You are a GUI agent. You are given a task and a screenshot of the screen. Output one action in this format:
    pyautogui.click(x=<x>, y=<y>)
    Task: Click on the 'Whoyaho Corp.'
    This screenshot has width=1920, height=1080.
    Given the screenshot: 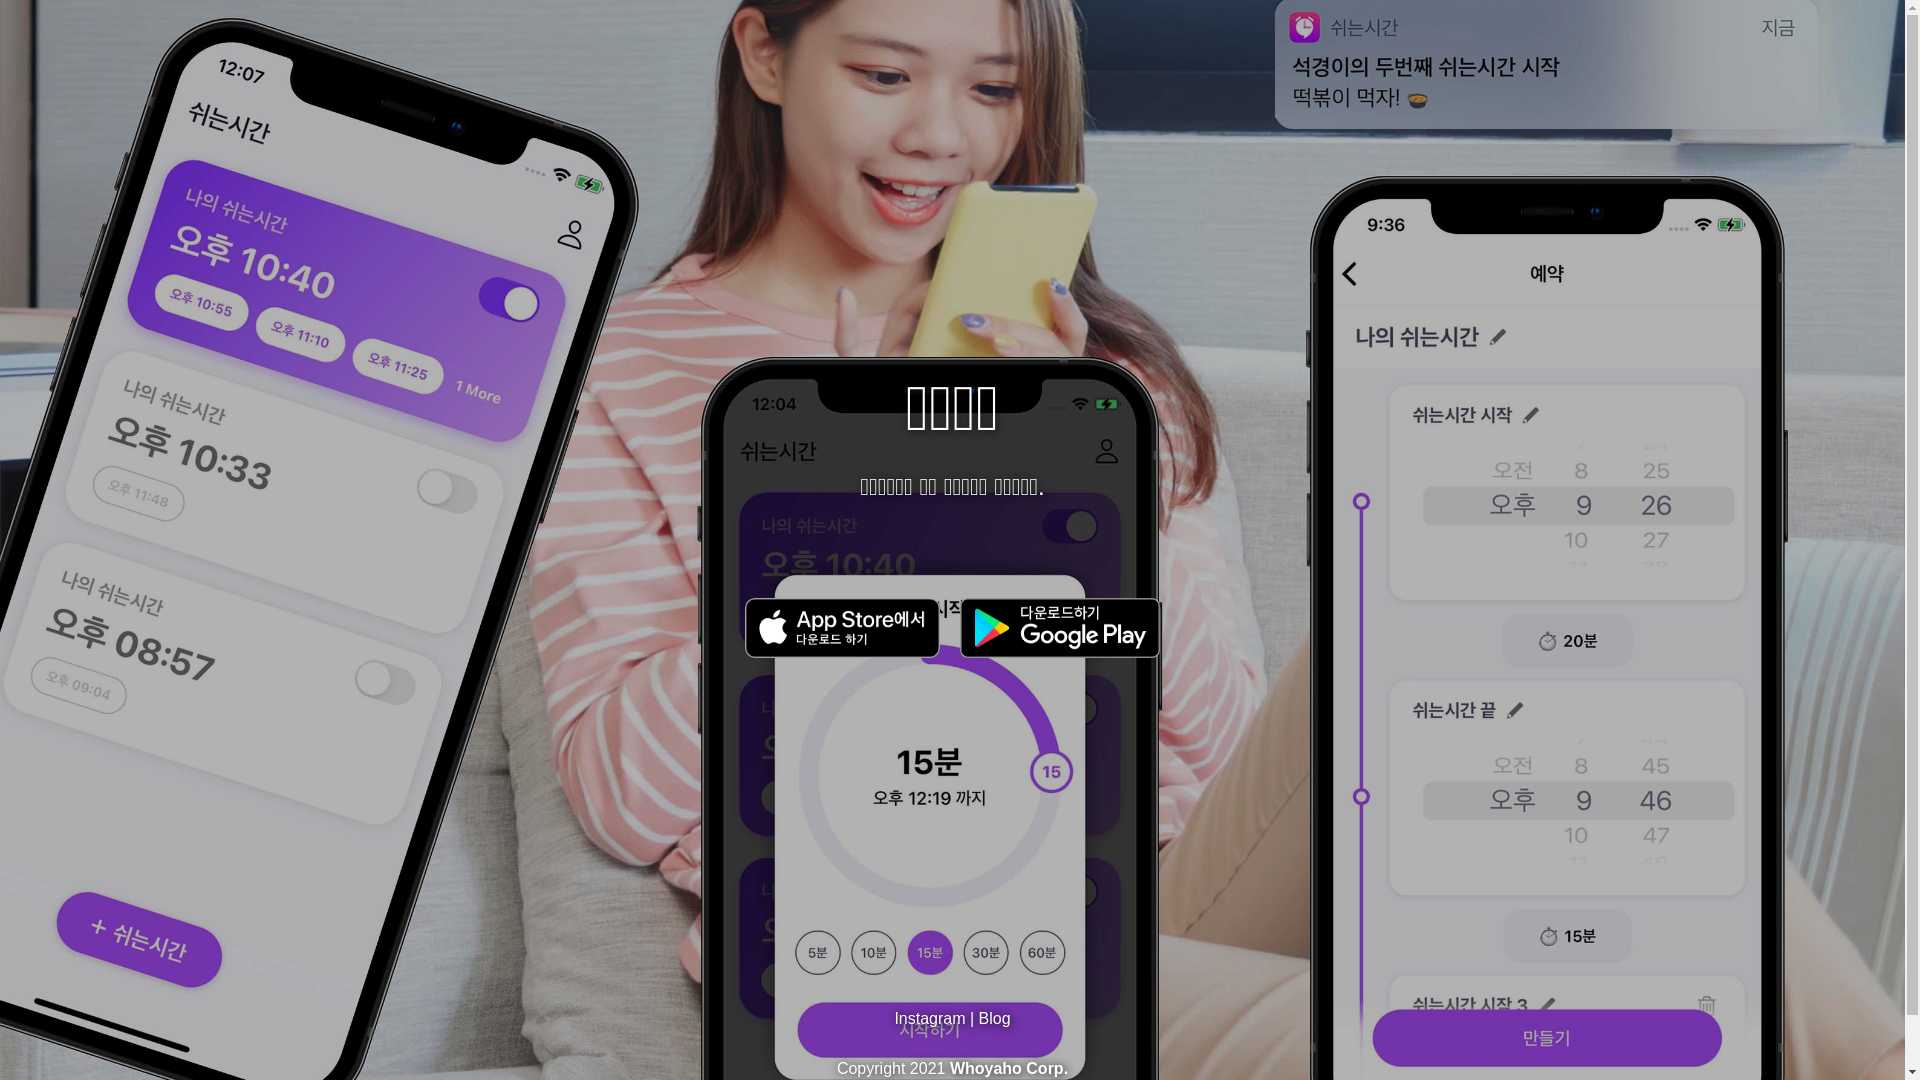 What is the action you would take?
    pyautogui.click(x=1008, y=1067)
    